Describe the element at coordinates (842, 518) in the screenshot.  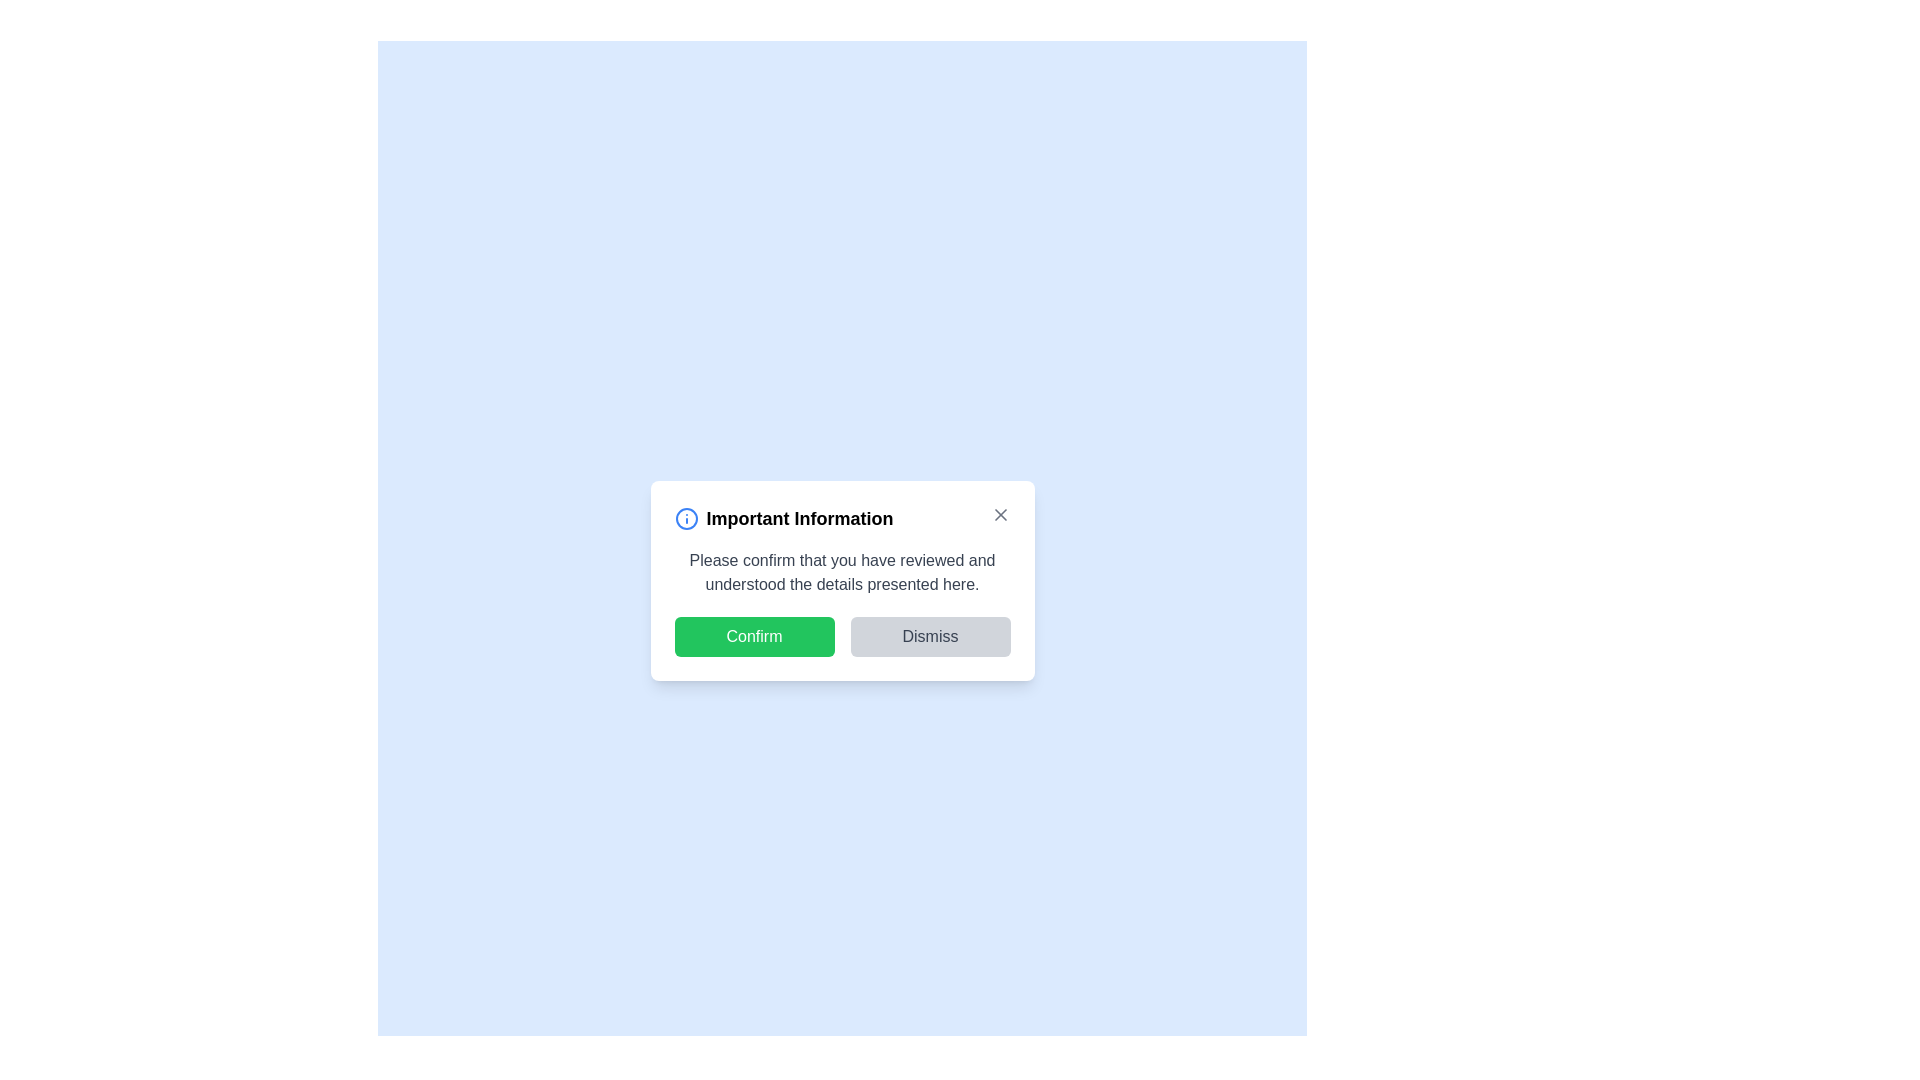
I see `the 'Important Information' text in the Header section of the modal` at that location.